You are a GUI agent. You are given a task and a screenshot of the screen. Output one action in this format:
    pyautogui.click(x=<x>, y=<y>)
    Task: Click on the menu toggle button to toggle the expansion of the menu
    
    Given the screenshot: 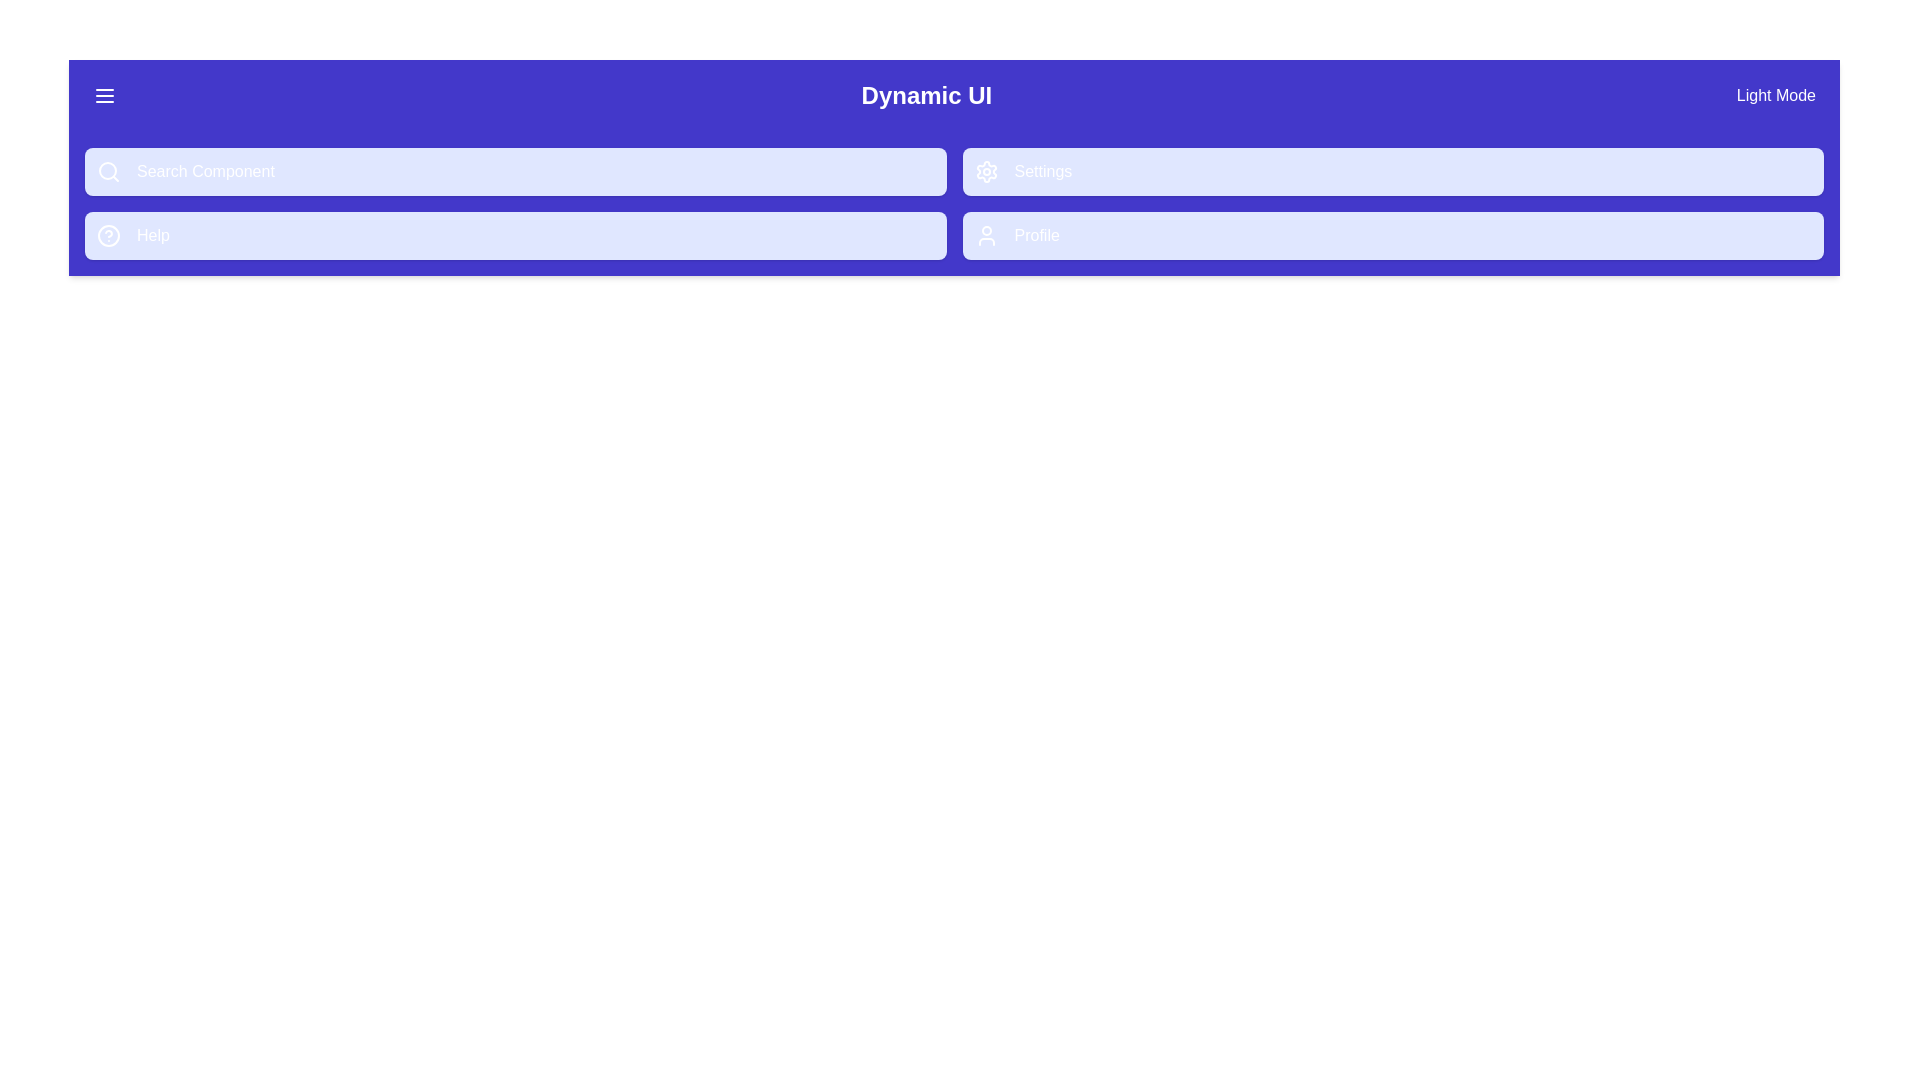 What is the action you would take?
    pyautogui.click(x=104, y=96)
    